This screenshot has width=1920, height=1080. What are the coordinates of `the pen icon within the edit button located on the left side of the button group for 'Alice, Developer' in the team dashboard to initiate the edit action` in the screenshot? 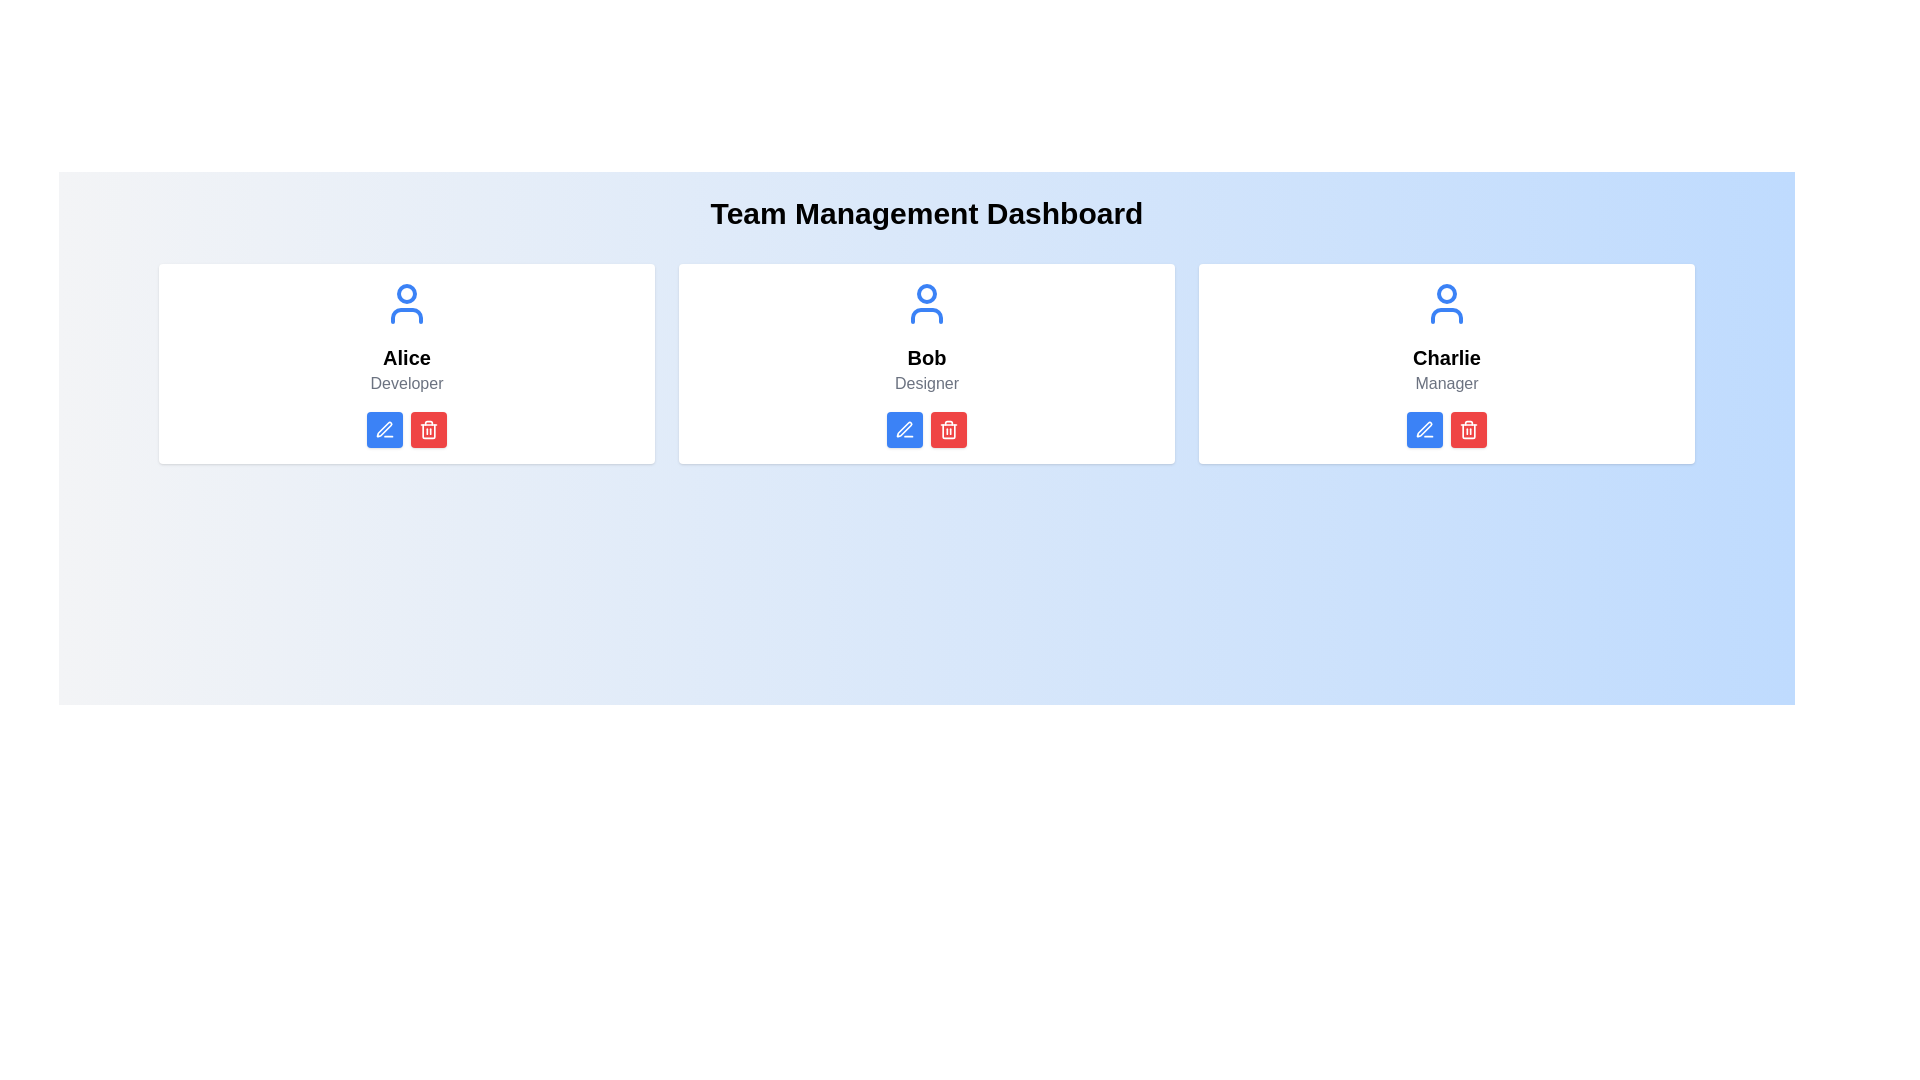 It's located at (384, 428).